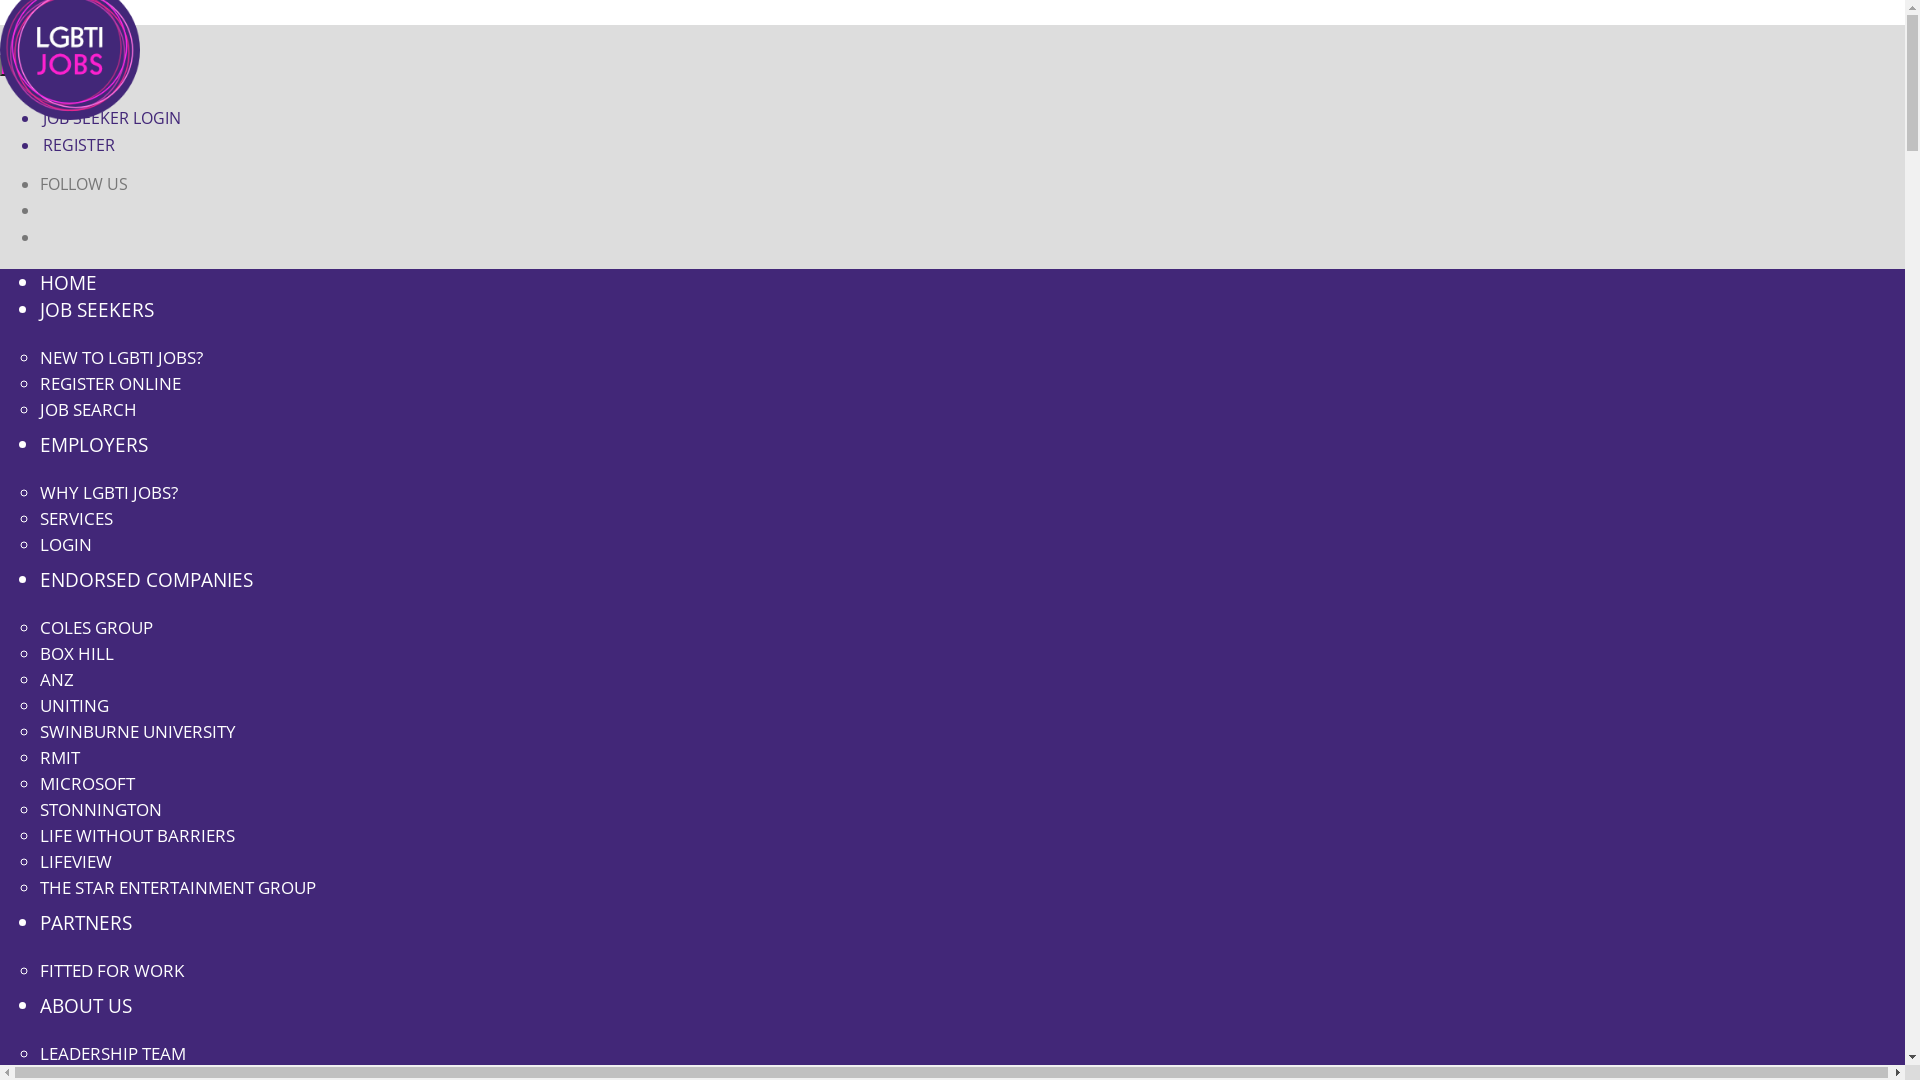 The image size is (1920, 1080). Describe the element at coordinates (68, 282) in the screenshot. I see `'HOME'` at that location.